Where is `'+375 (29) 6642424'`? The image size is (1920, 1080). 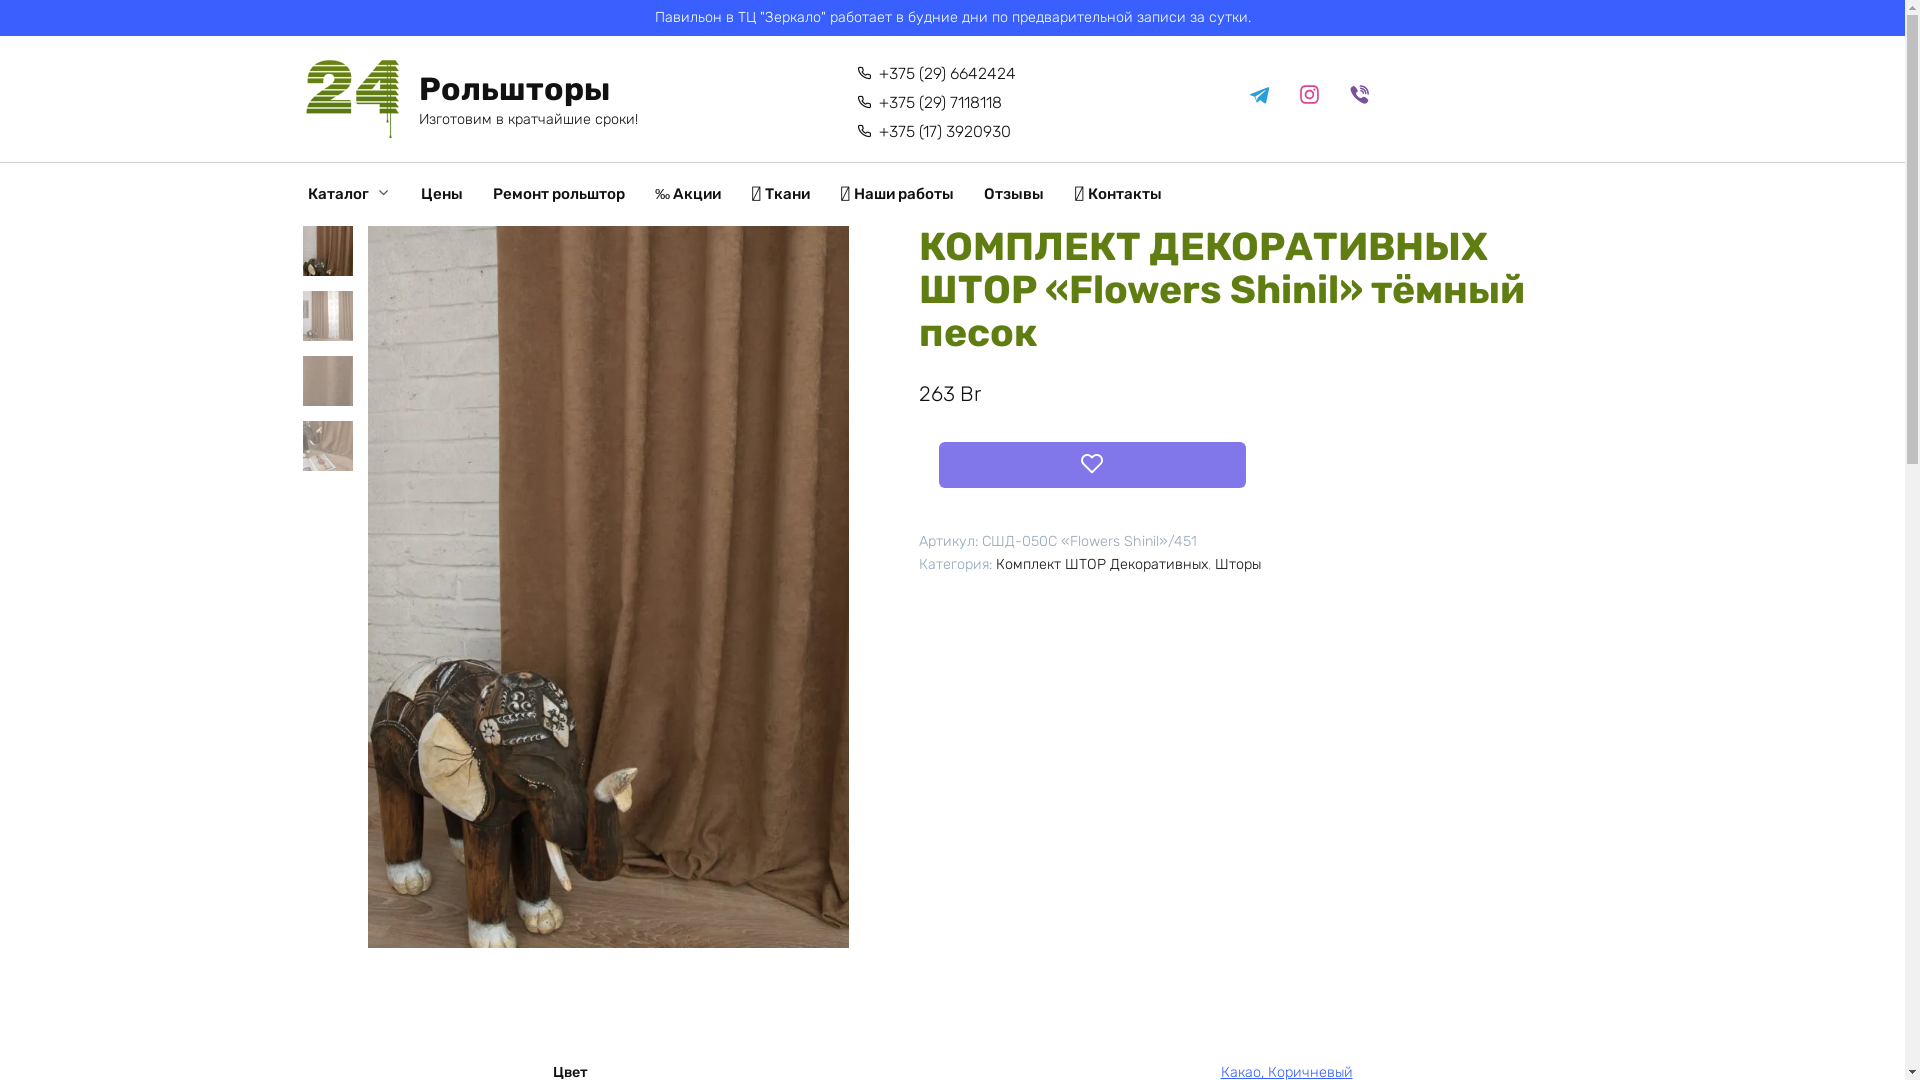
'+375 (29) 6642424' is located at coordinates (935, 73).